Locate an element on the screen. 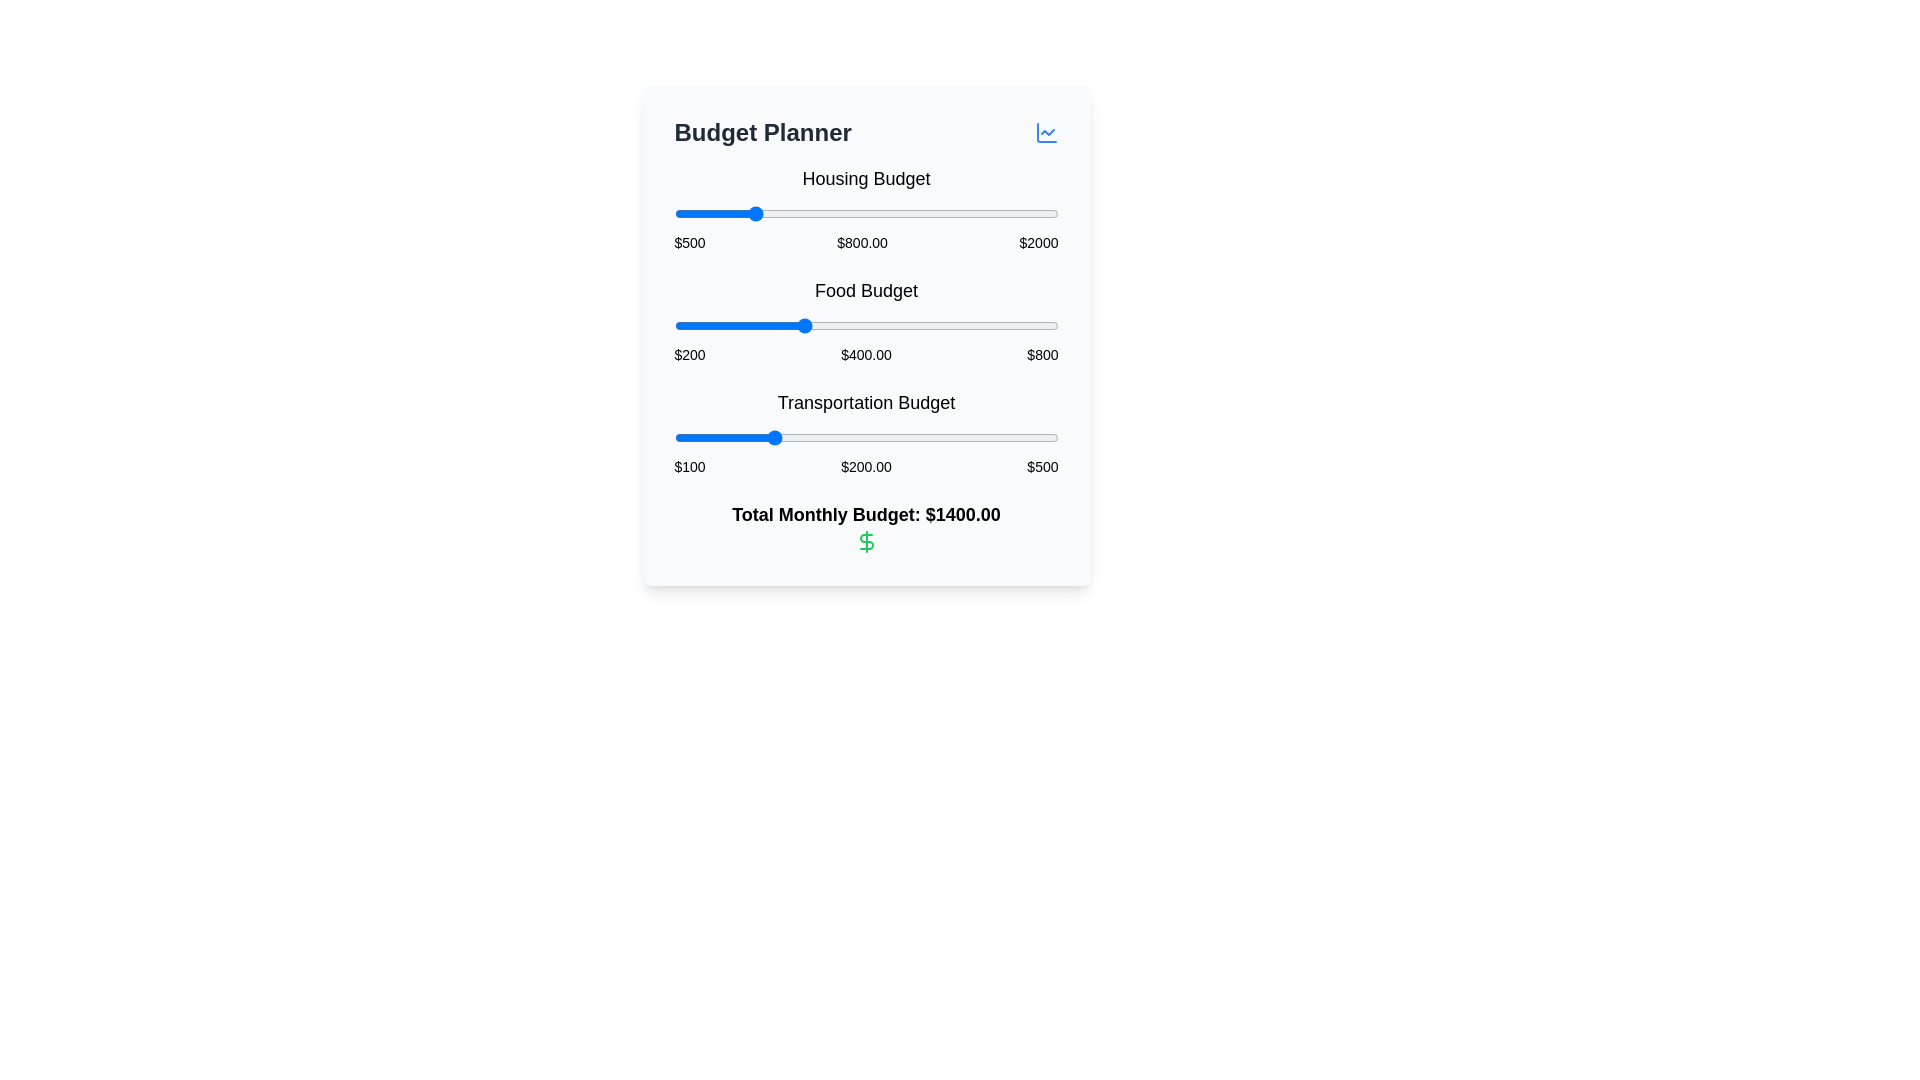 Image resolution: width=1920 pixels, height=1080 pixels. the static text label displaying the value '$2000' located on the far right side of the 'Housing Budget' row is located at coordinates (1039, 242).